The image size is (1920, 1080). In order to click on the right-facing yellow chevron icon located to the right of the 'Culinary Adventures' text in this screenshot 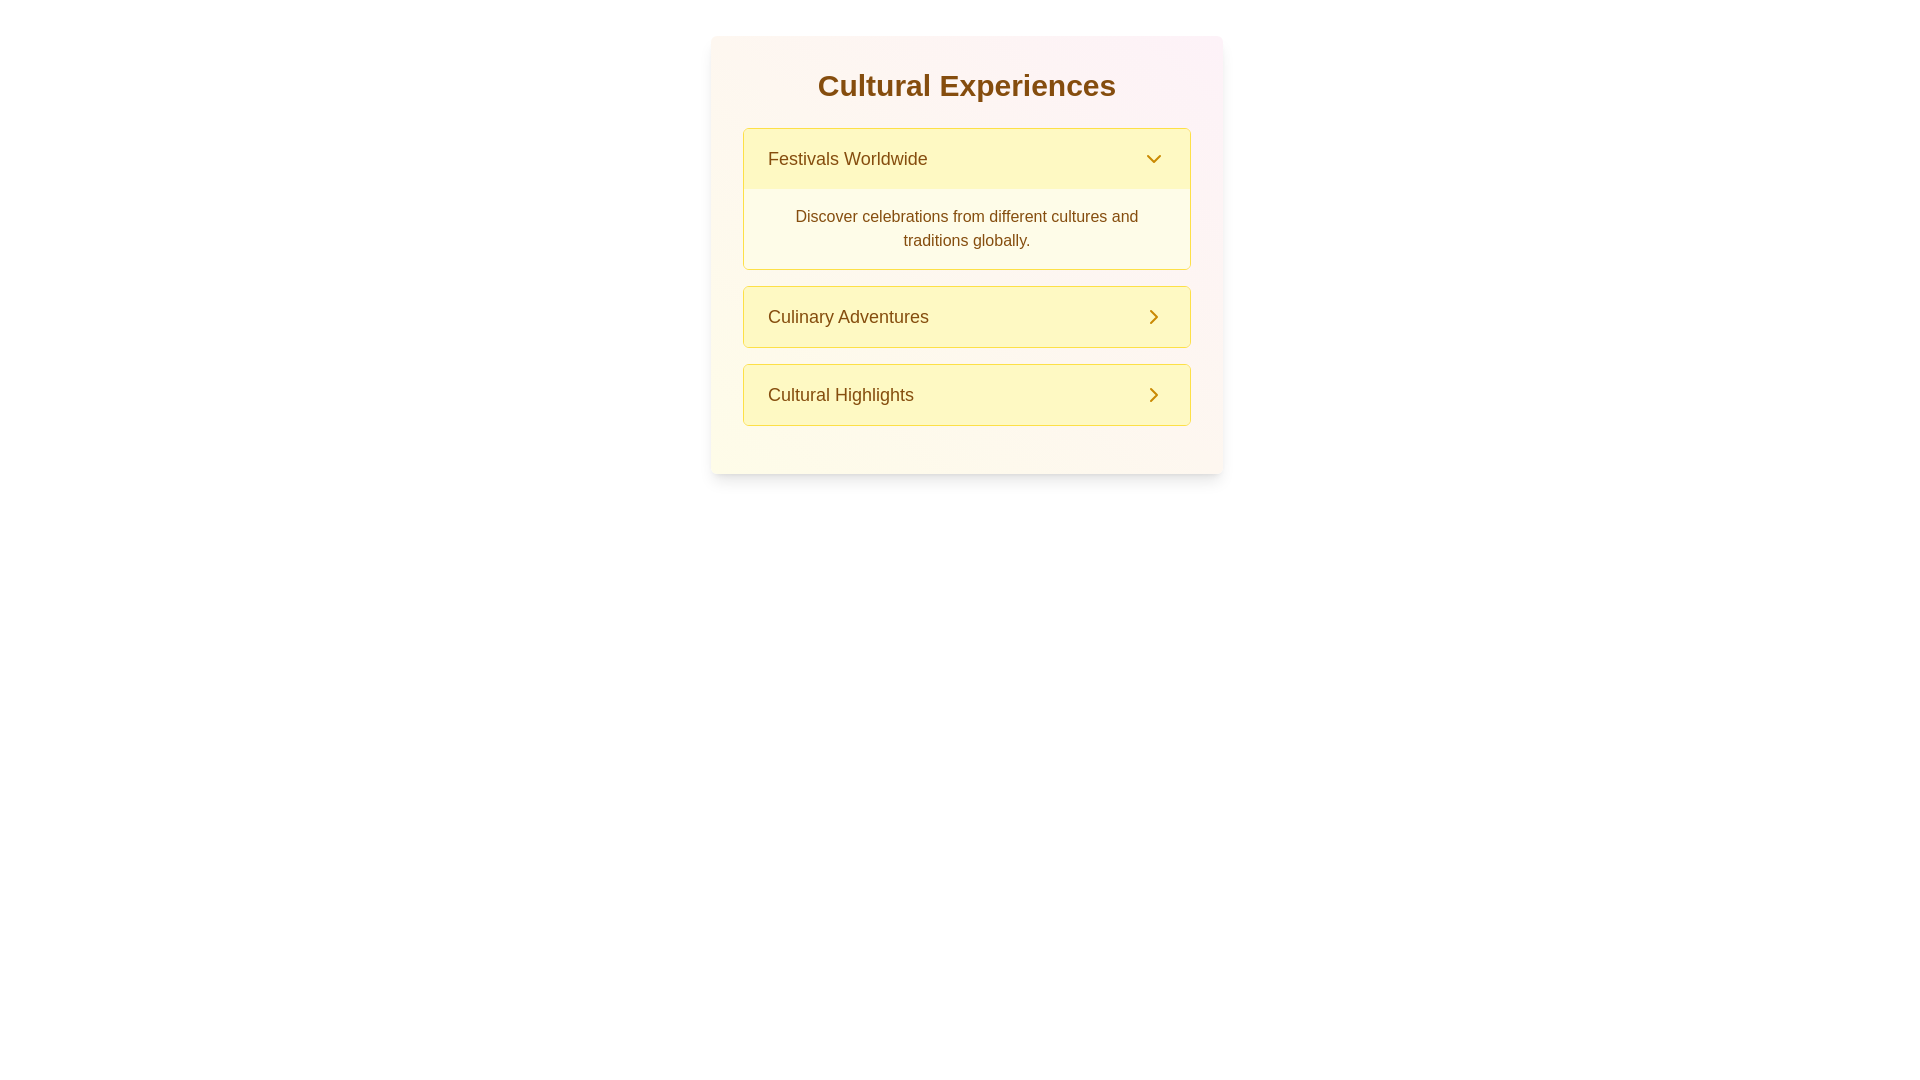, I will do `click(1153, 315)`.